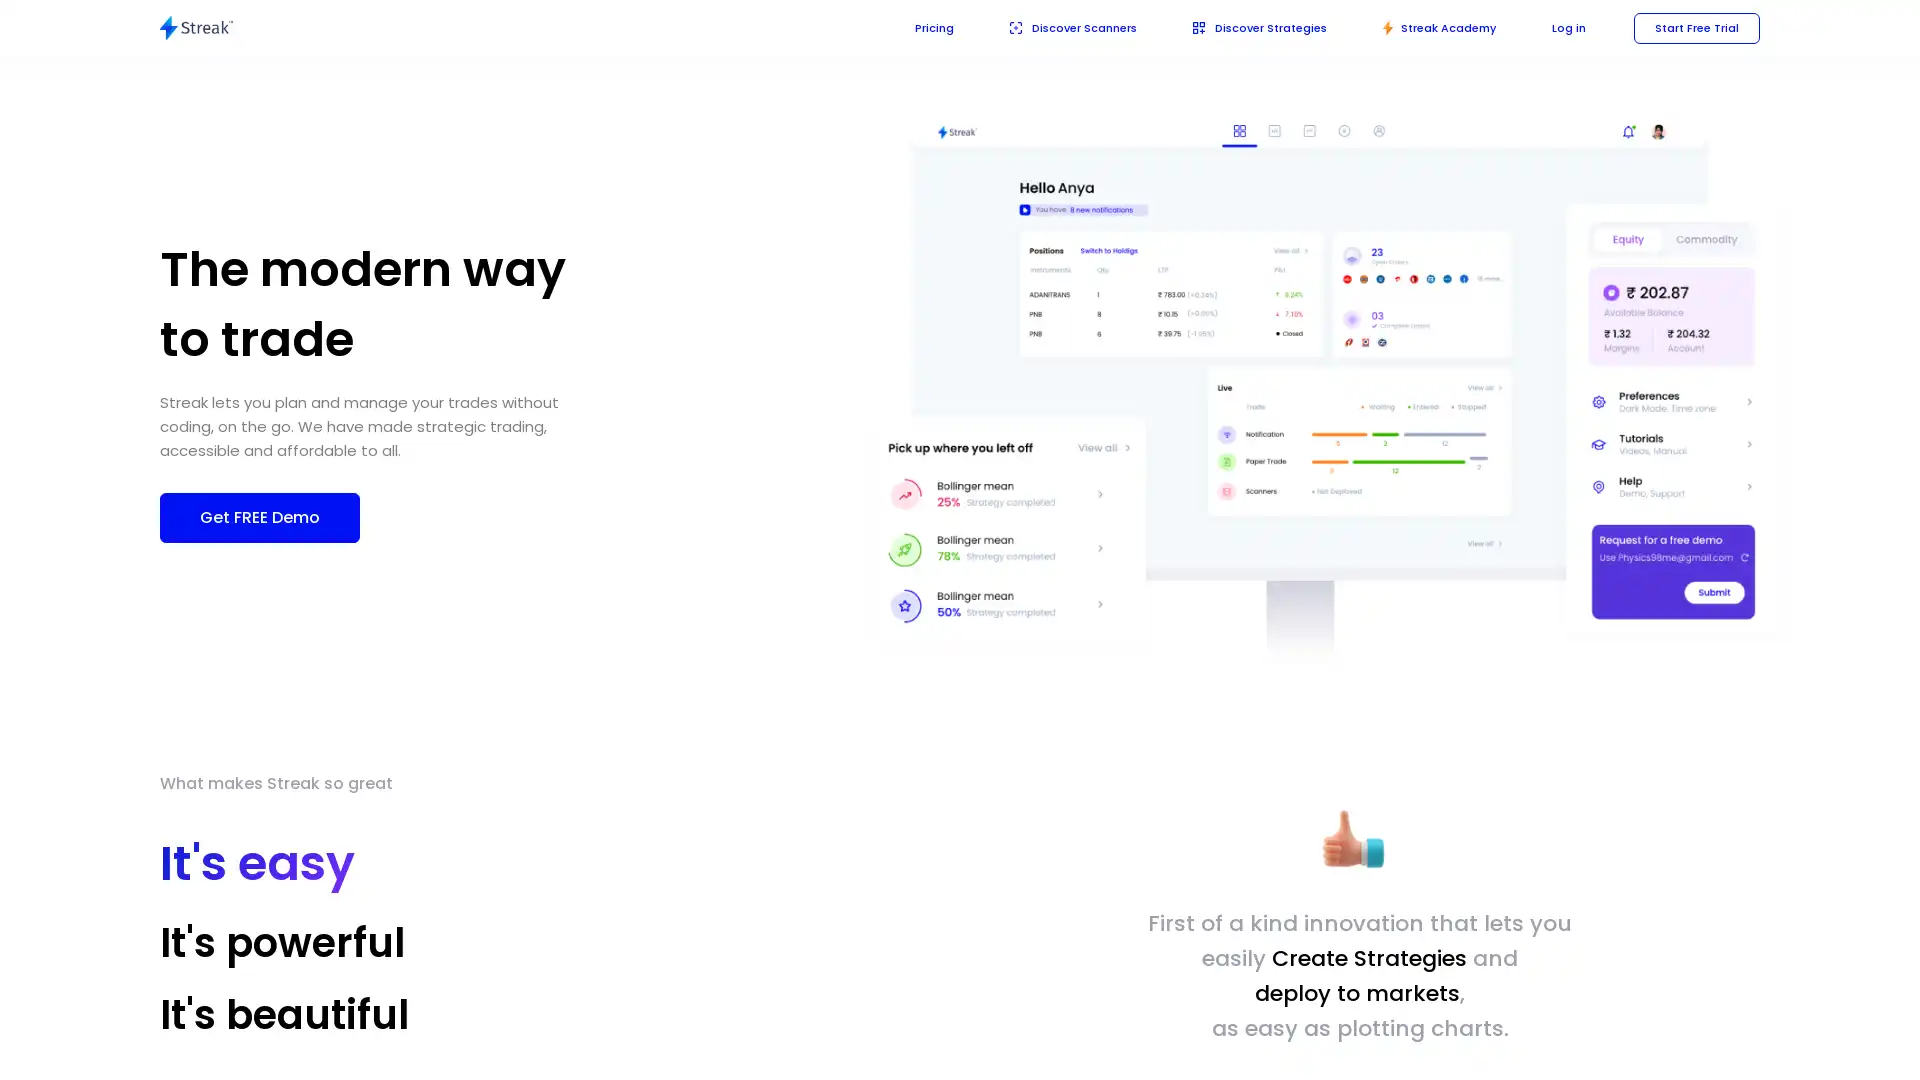  I want to click on It's easy, so click(240, 855).